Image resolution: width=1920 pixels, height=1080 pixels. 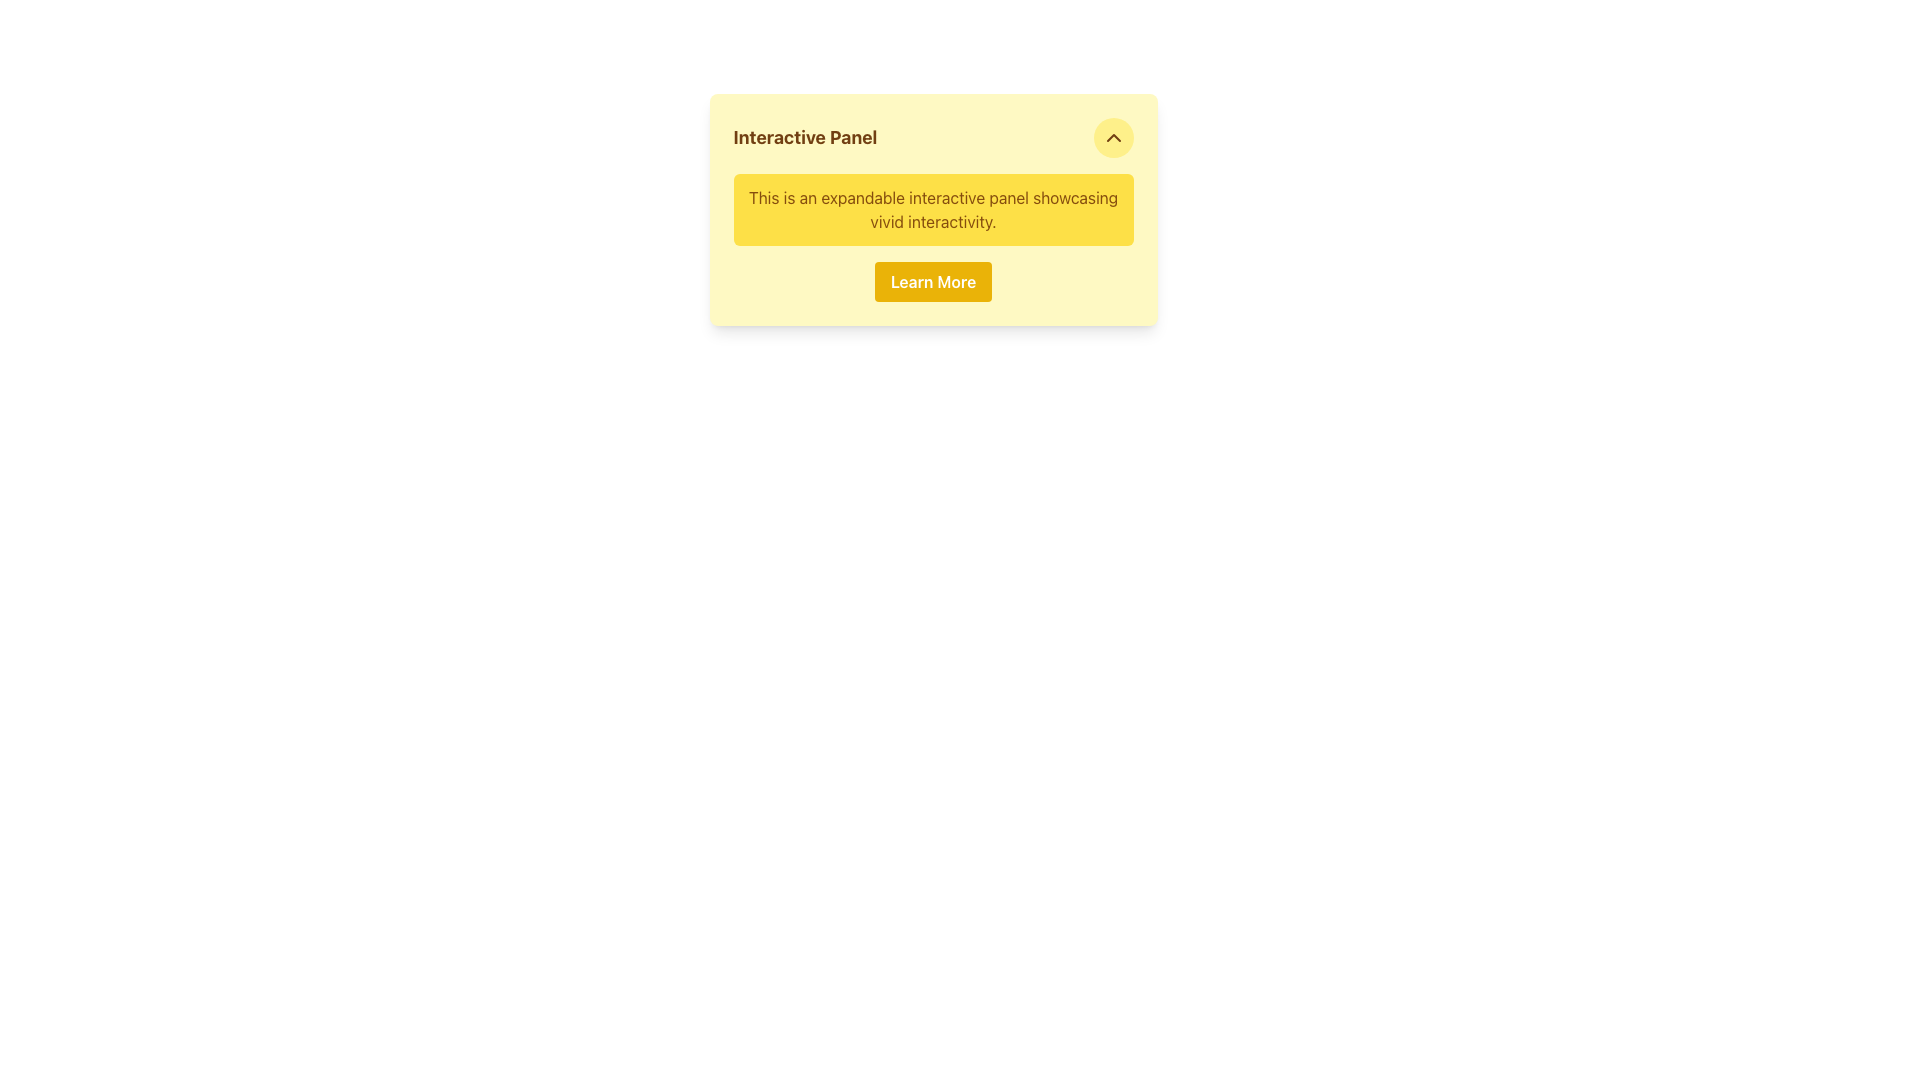 What do you see at coordinates (932, 209) in the screenshot?
I see `the 'Interactive Panel' which has a soft yellow background and contains a header, descriptive text, and a 'Learn More' button` at bounding box center [932, 209].